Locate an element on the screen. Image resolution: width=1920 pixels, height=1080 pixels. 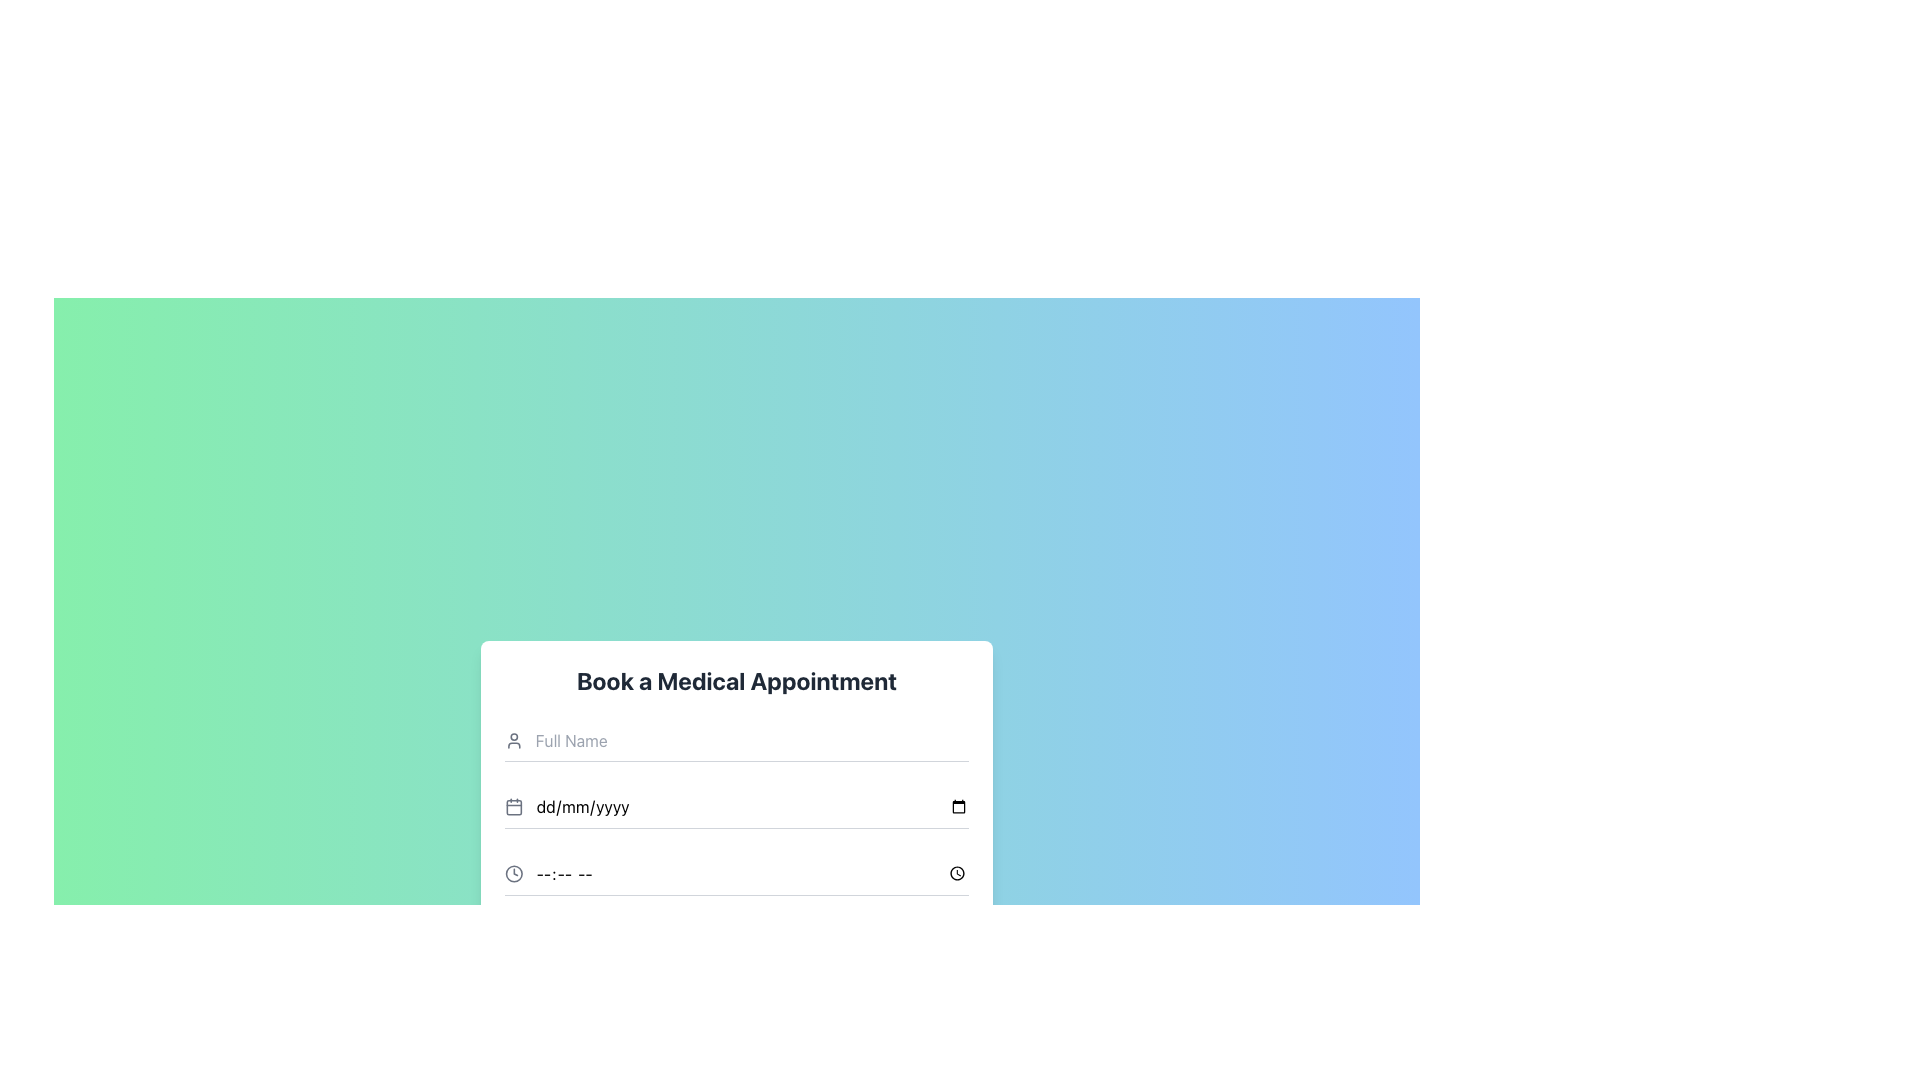
the clock icon located to the left of the 'Appointment Time' input field in the 'Book a Medical Appointment' form is located at coordinates (514, 872).